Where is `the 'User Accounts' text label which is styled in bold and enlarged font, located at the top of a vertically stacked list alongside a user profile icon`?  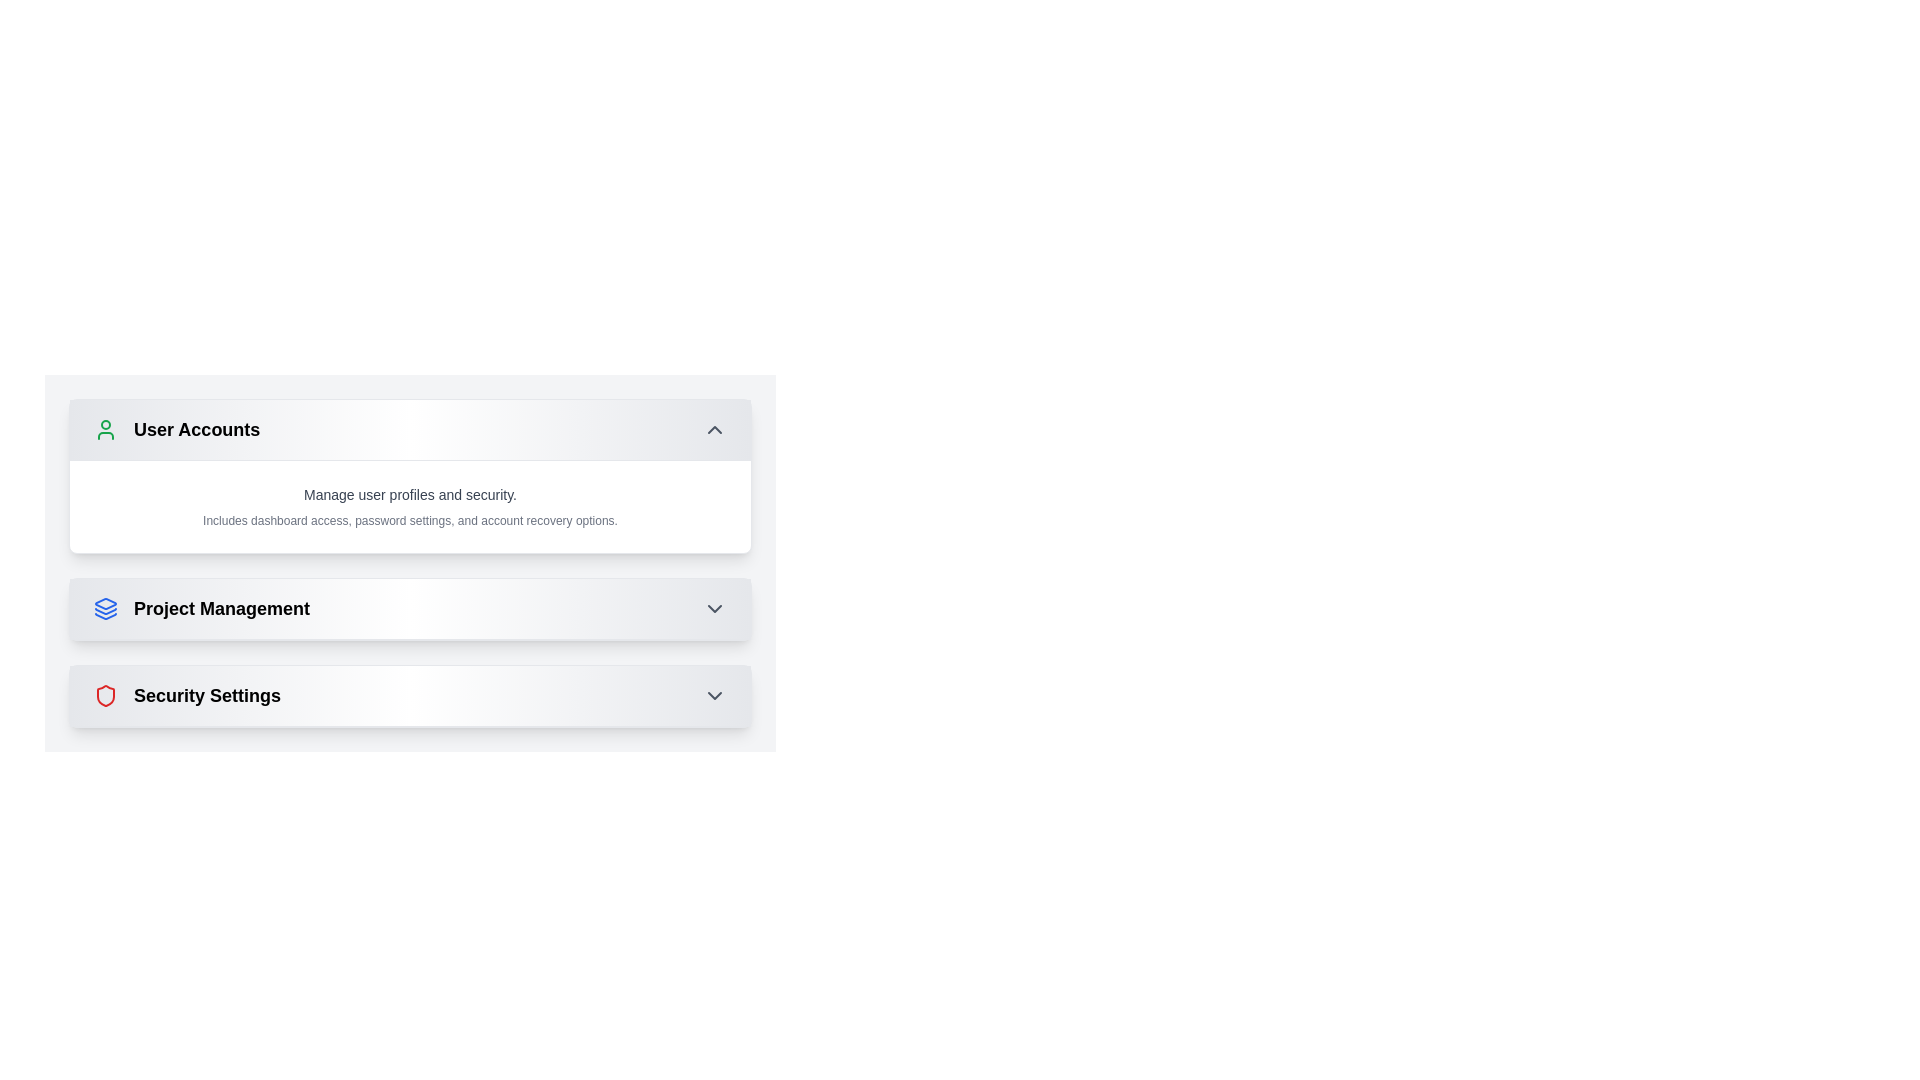
the 'User Accounts' text label which is styled in bold and enlarged font, located at the top of a vertically stacked list alongside a user profile icon is located at coordinates (197, 428).